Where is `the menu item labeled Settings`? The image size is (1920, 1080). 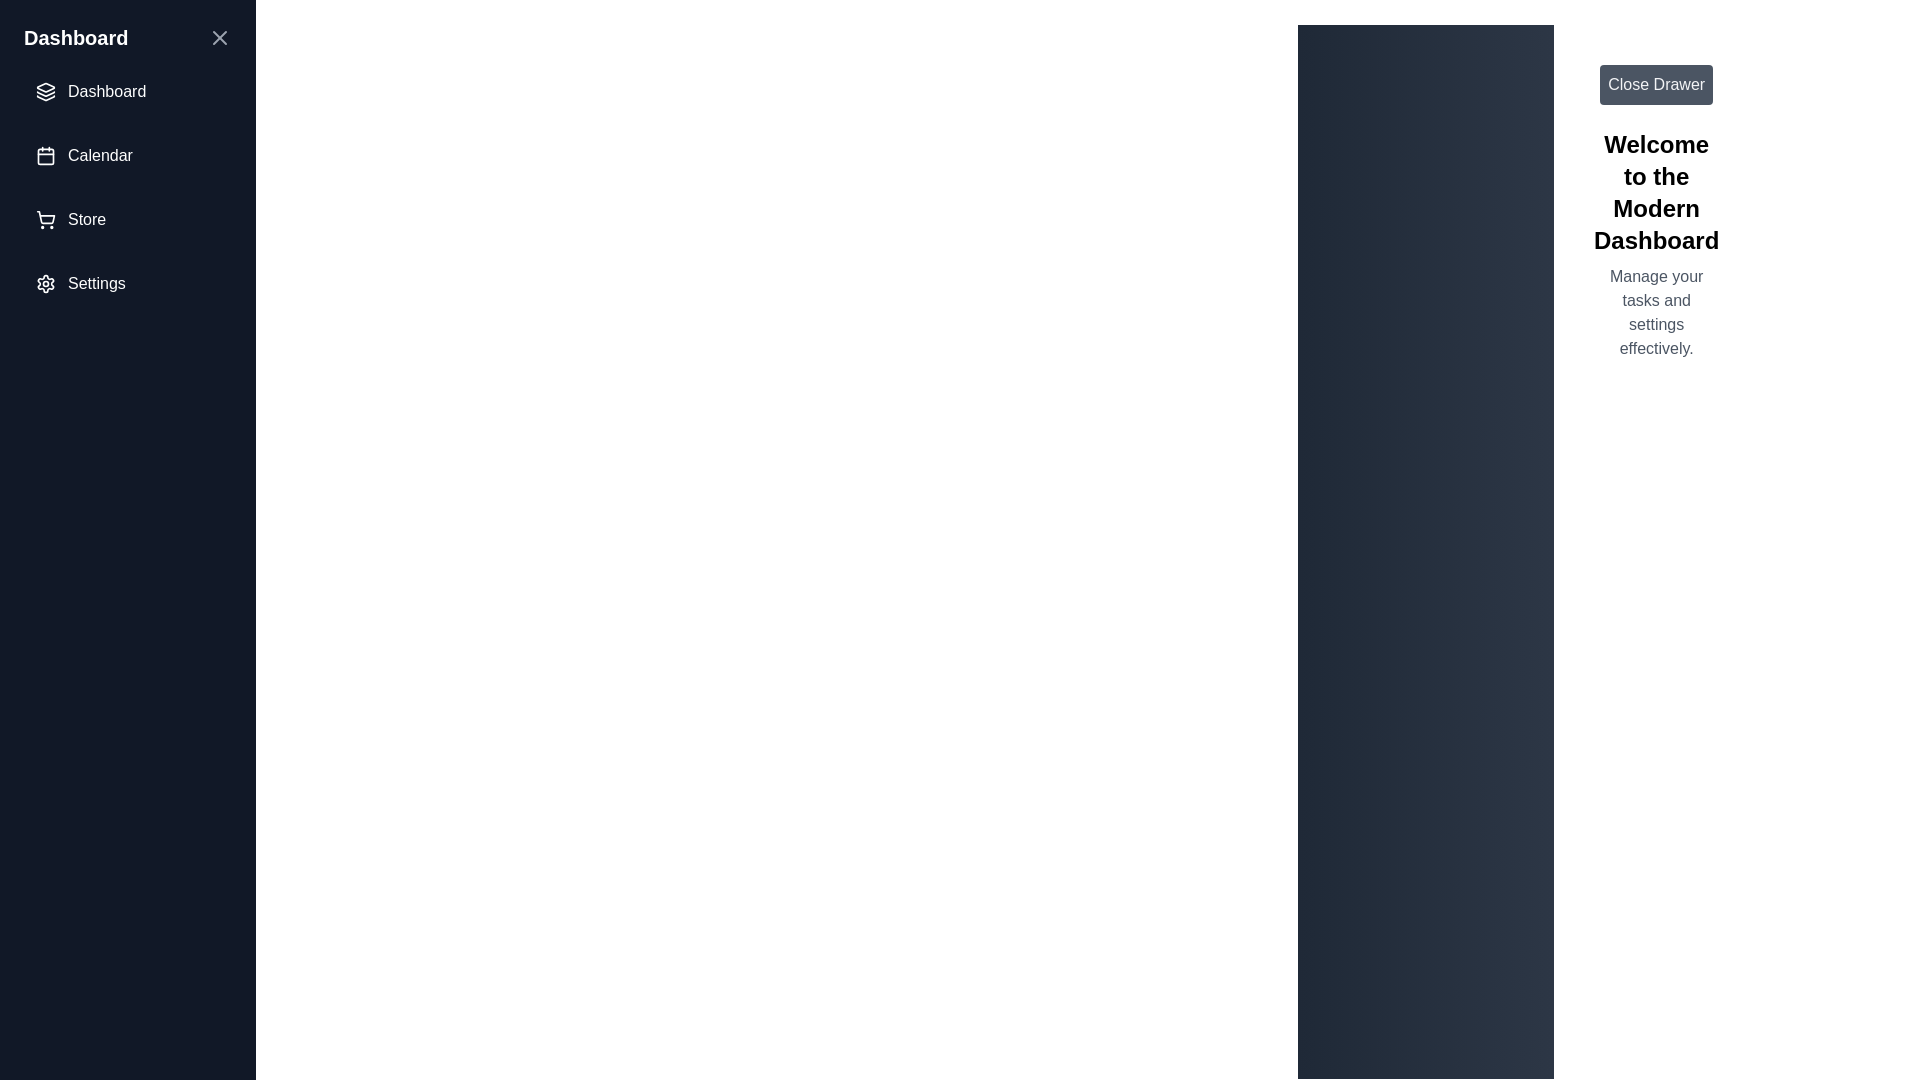
the menu item labeled Settings is located at coordinates (127, 284).